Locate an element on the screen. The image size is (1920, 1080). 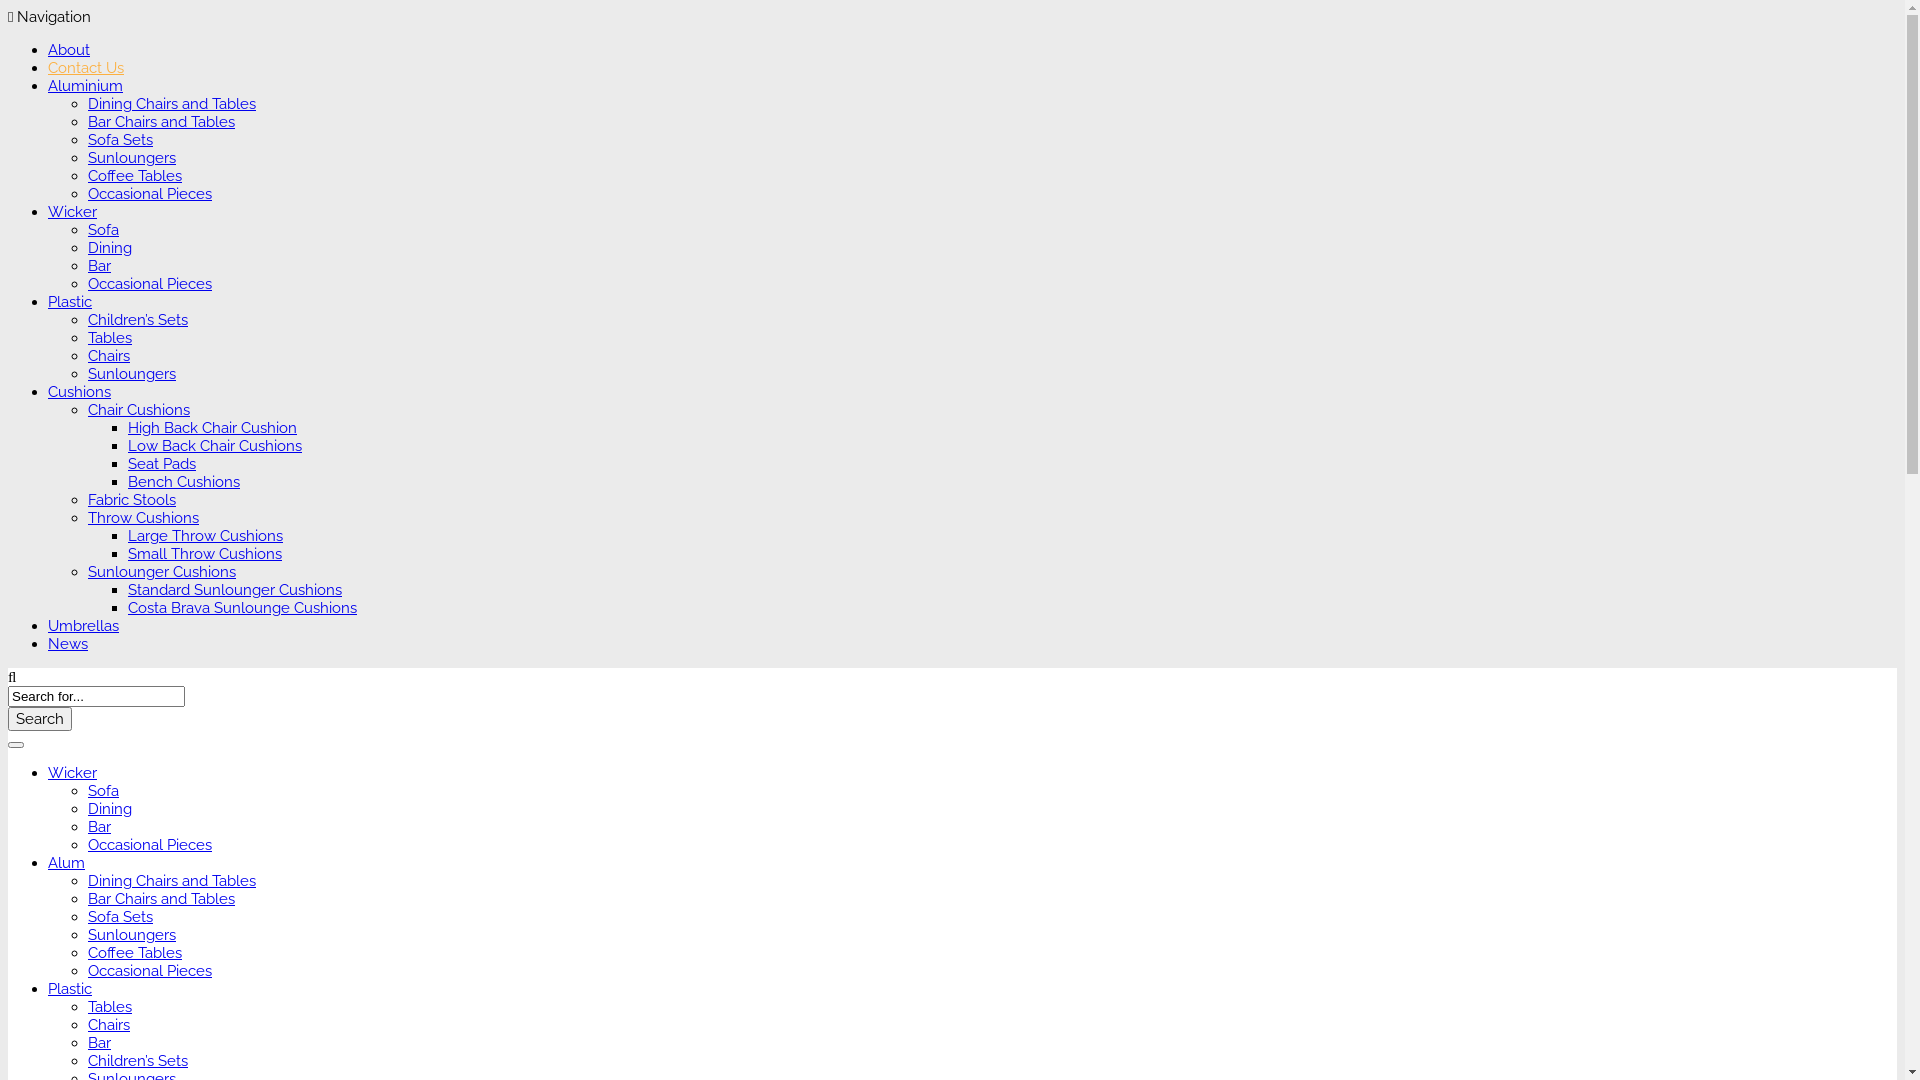
'Seat Pads' is located at coordinates (162, 463).